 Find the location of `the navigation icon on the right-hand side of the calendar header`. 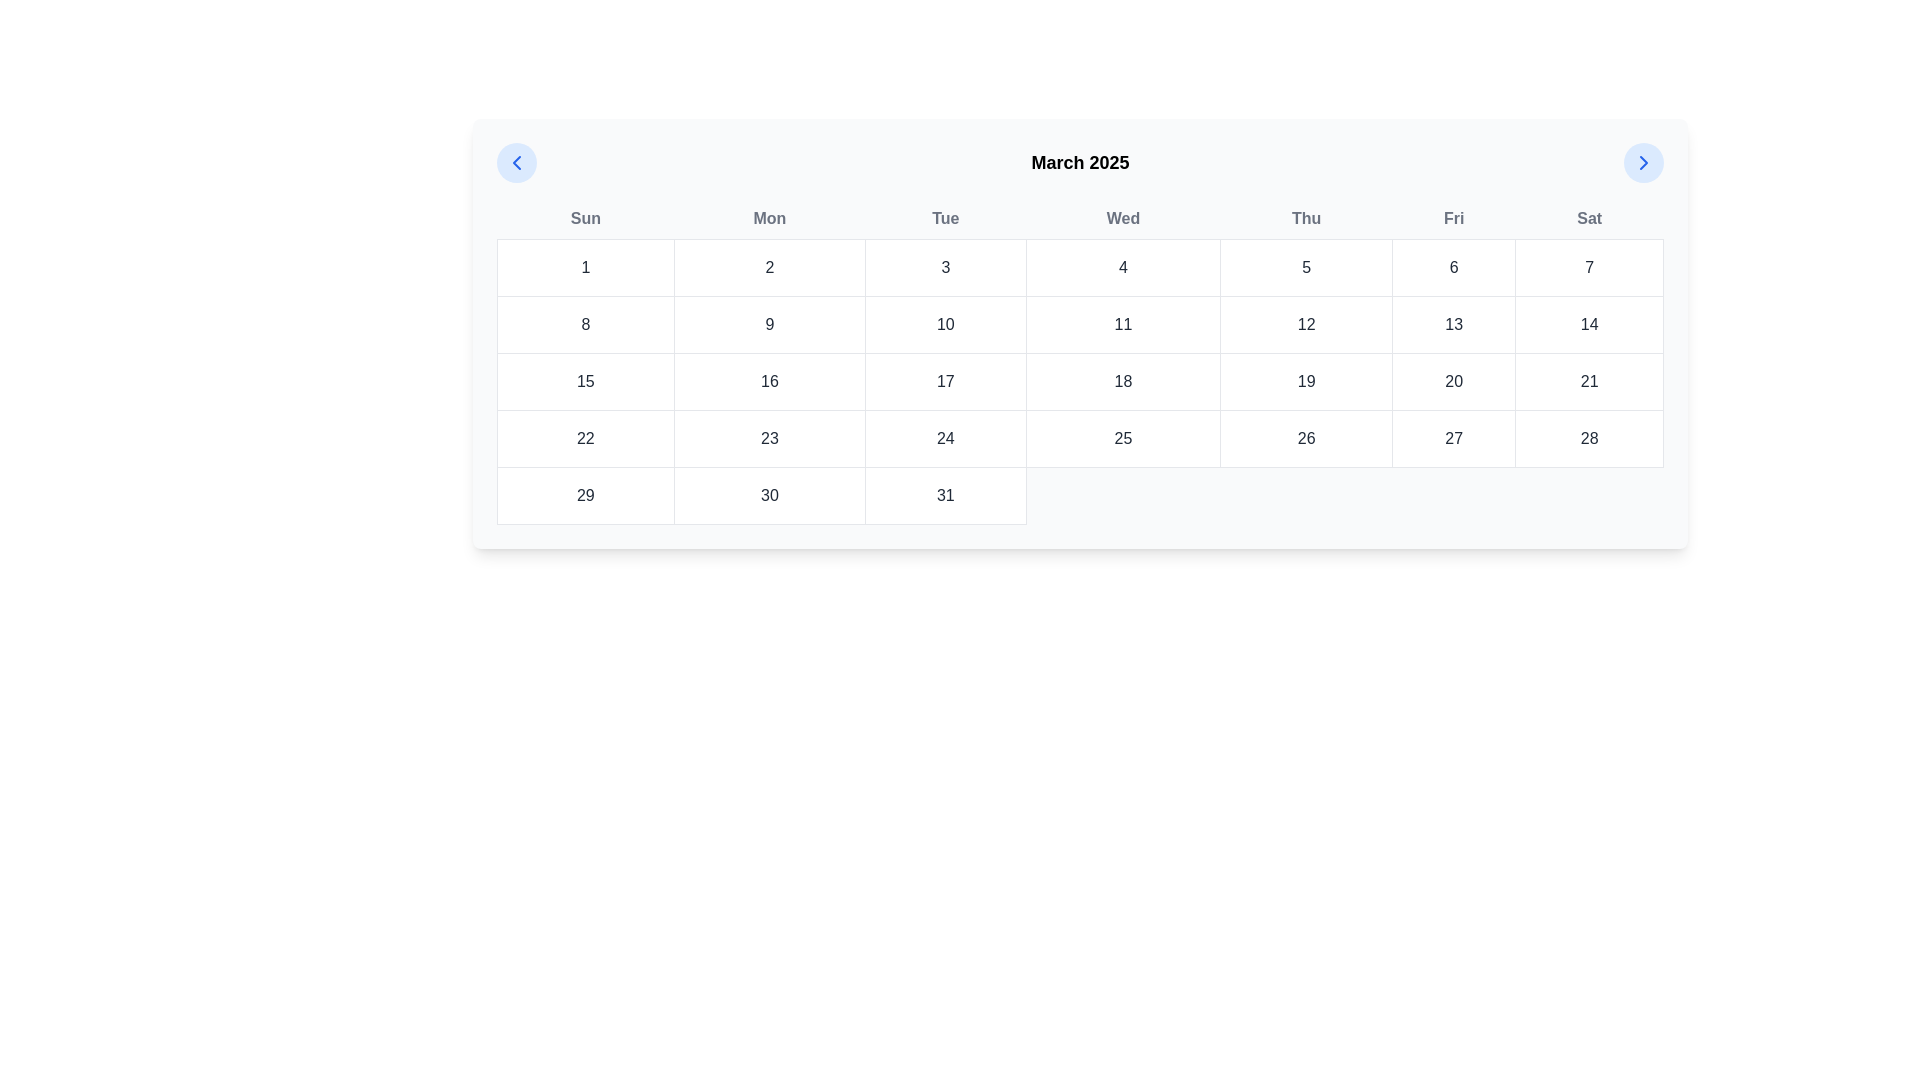

the navigation icon on the right-hand side of the calendar header is located at coordinates (1643, 161).